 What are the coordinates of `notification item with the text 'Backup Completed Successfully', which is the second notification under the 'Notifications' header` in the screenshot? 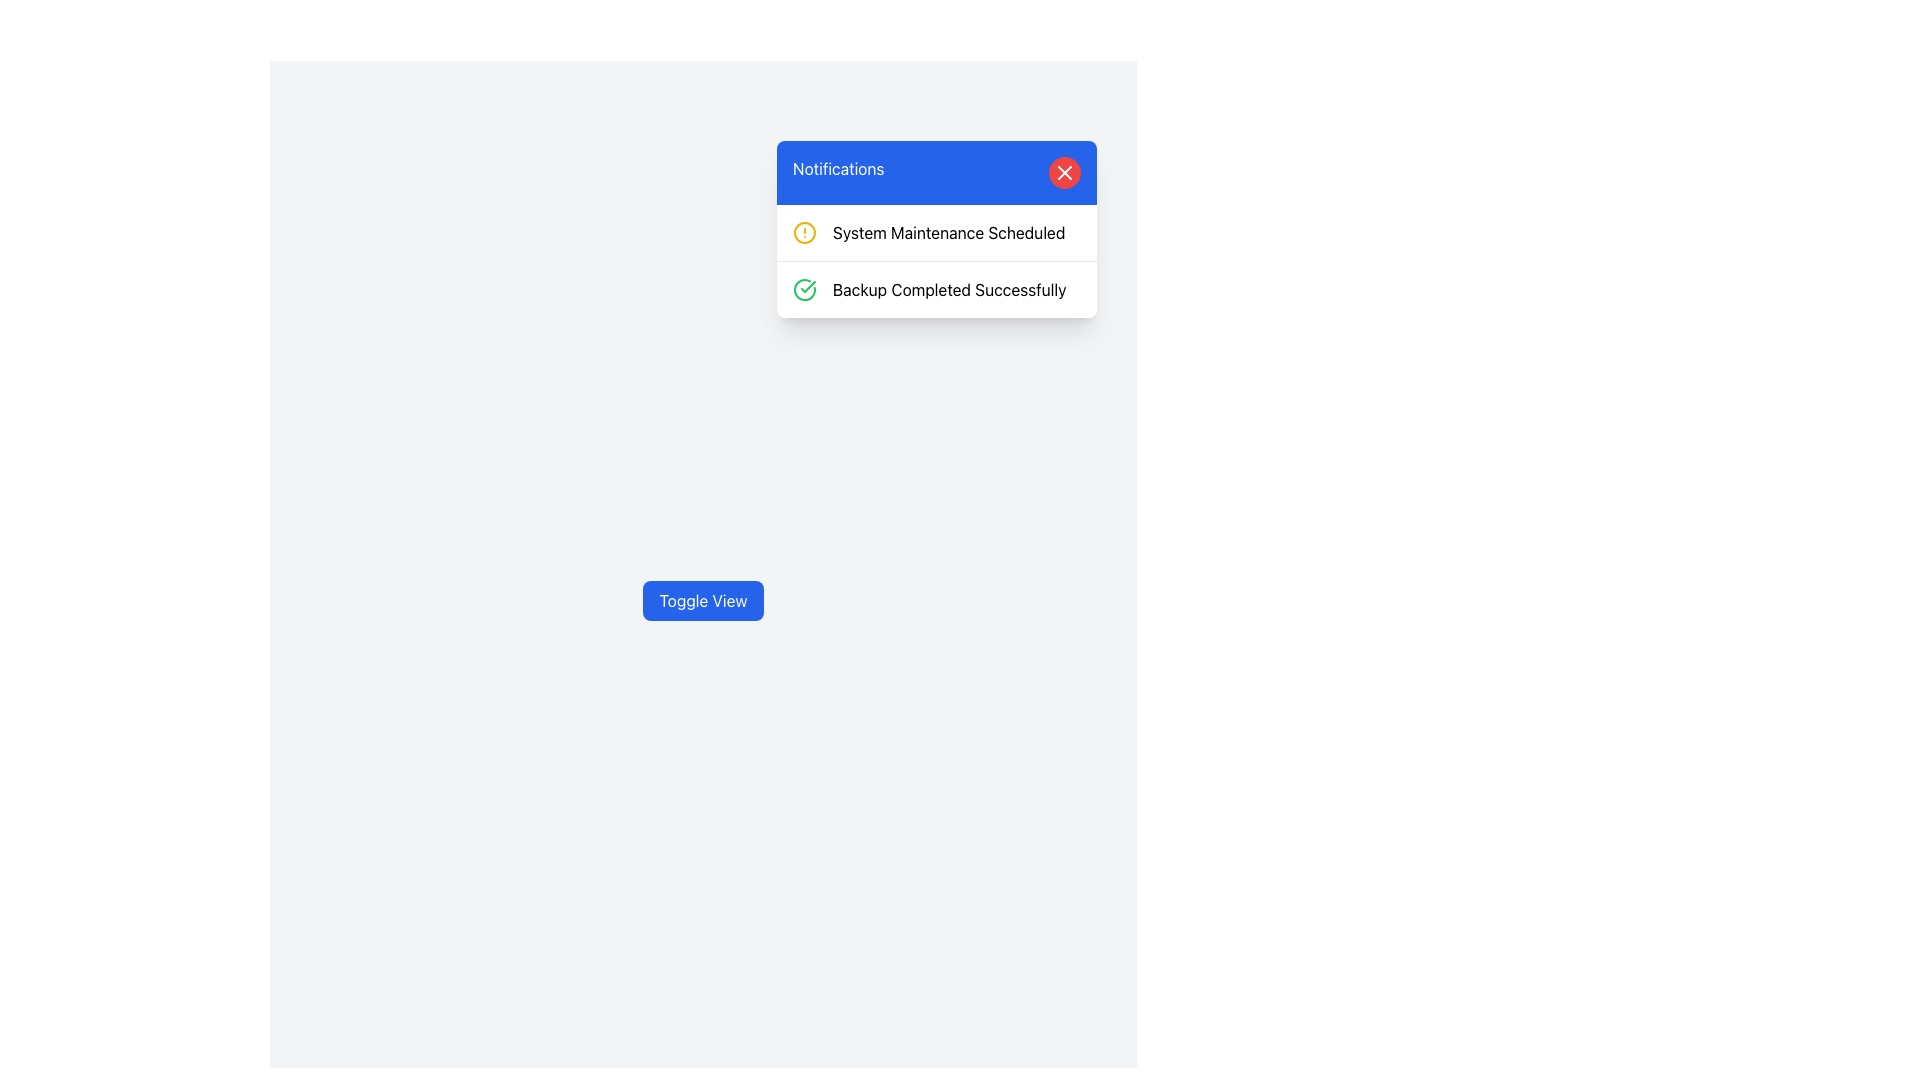 It's located at (935, 289).